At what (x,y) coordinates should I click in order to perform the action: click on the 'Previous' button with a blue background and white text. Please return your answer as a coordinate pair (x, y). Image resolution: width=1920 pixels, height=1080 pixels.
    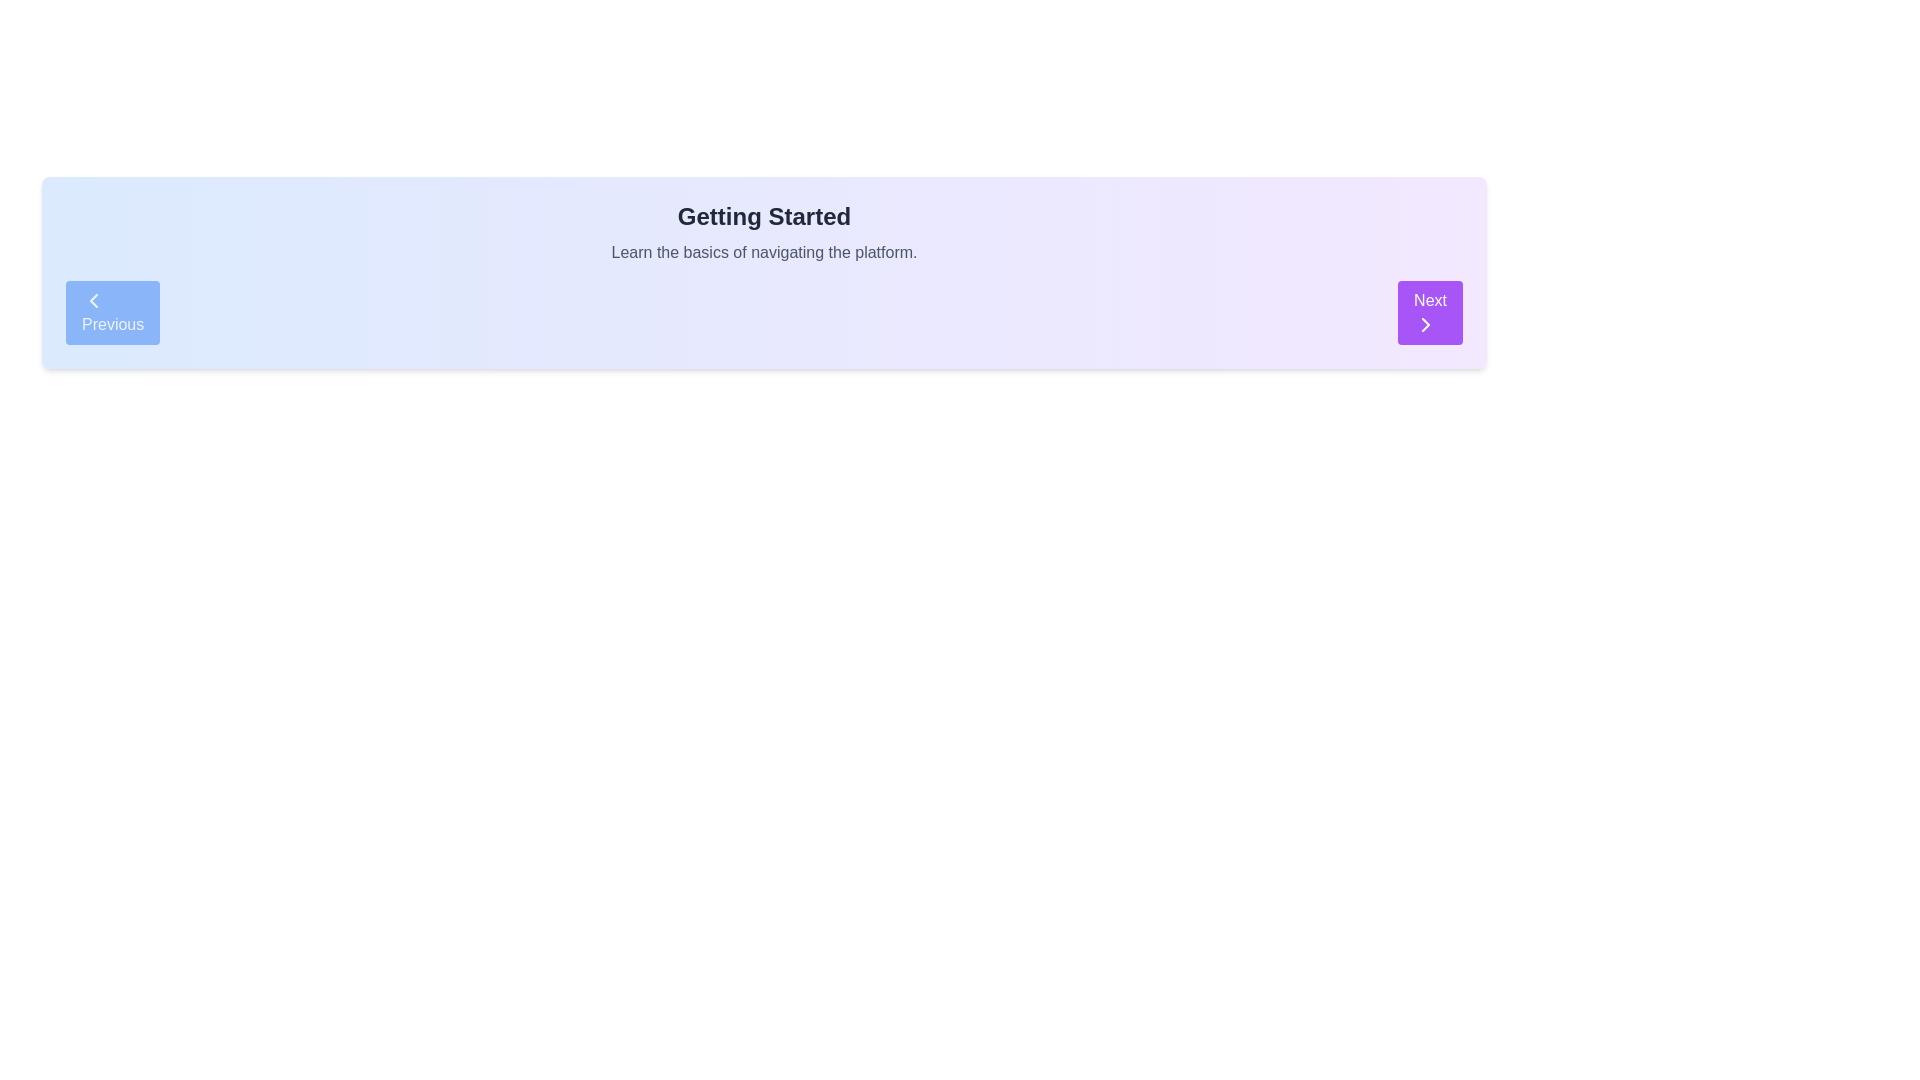
    Looking at the image, I should click on (112, 312).